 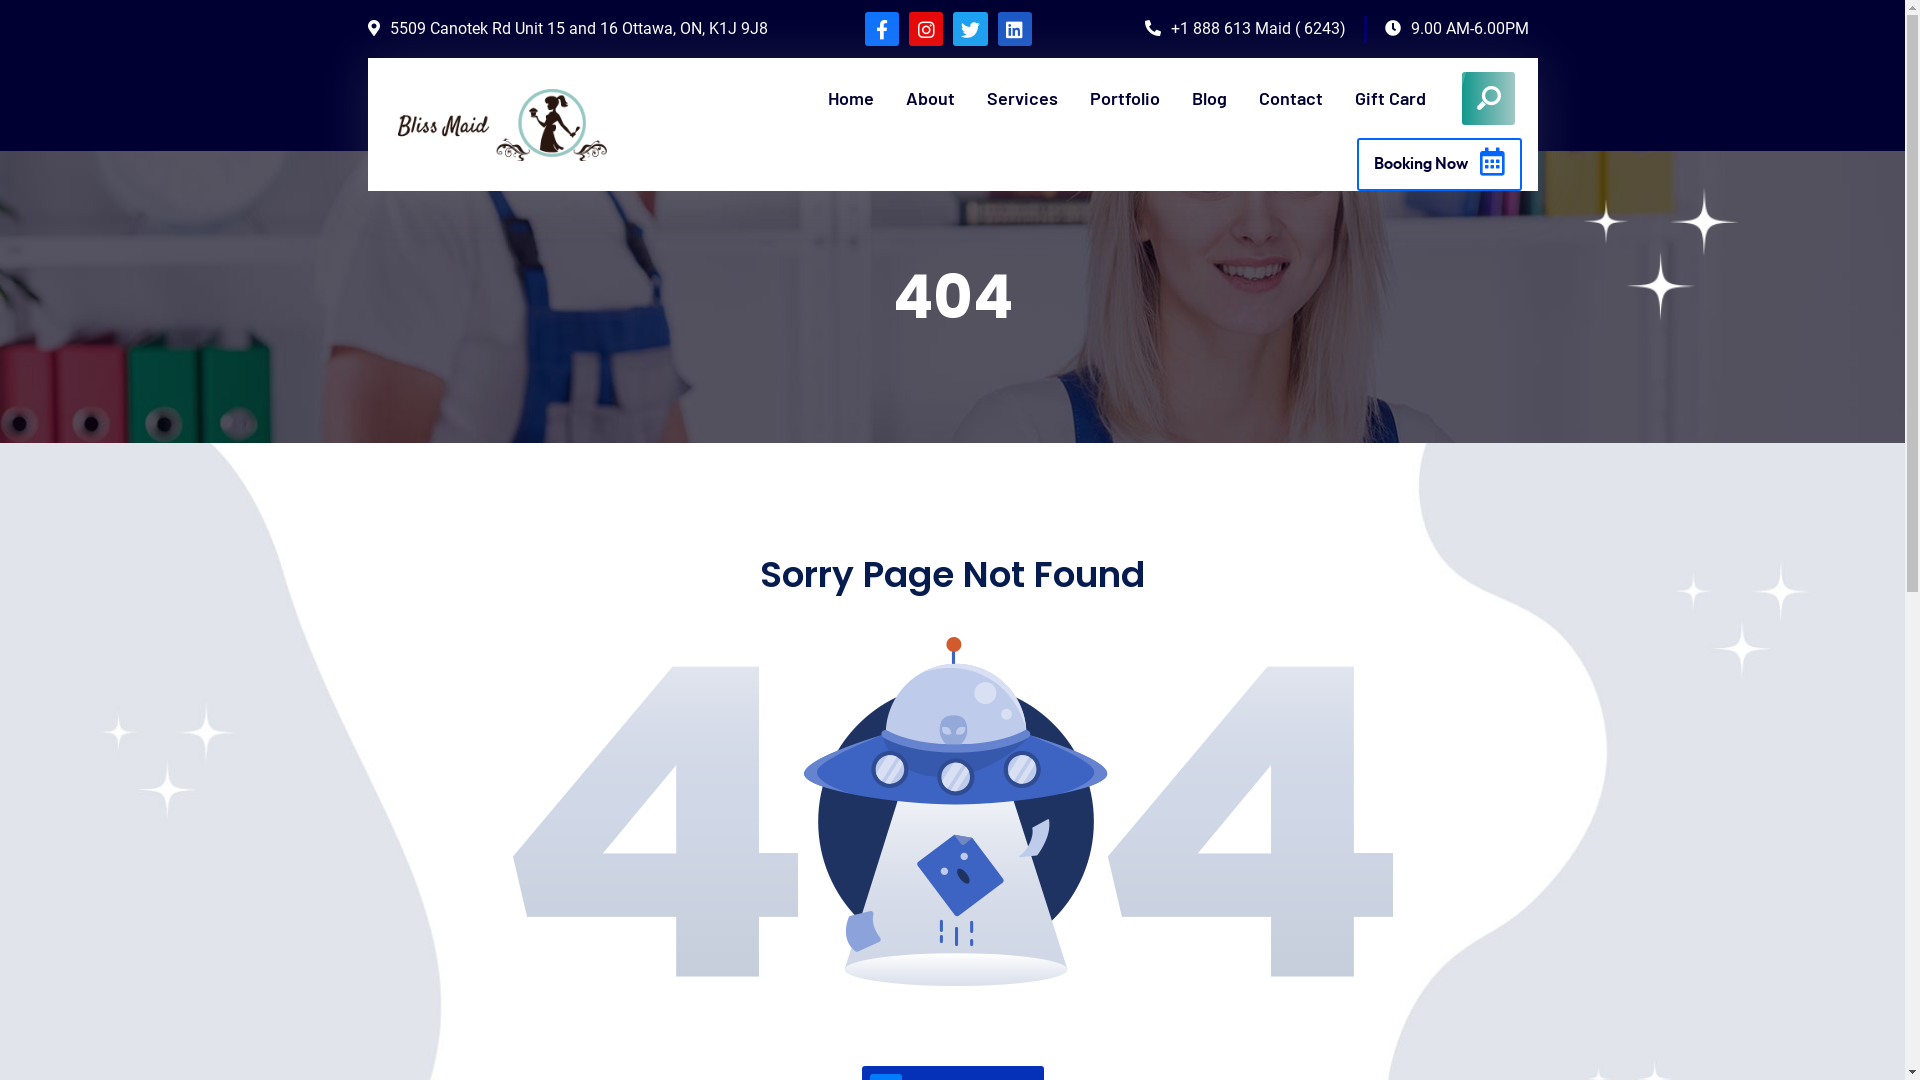 What do you see at coordinates (1354, 97) in the screenshot?
I see `'Gift Card'` at bounding box center [1354, 97].